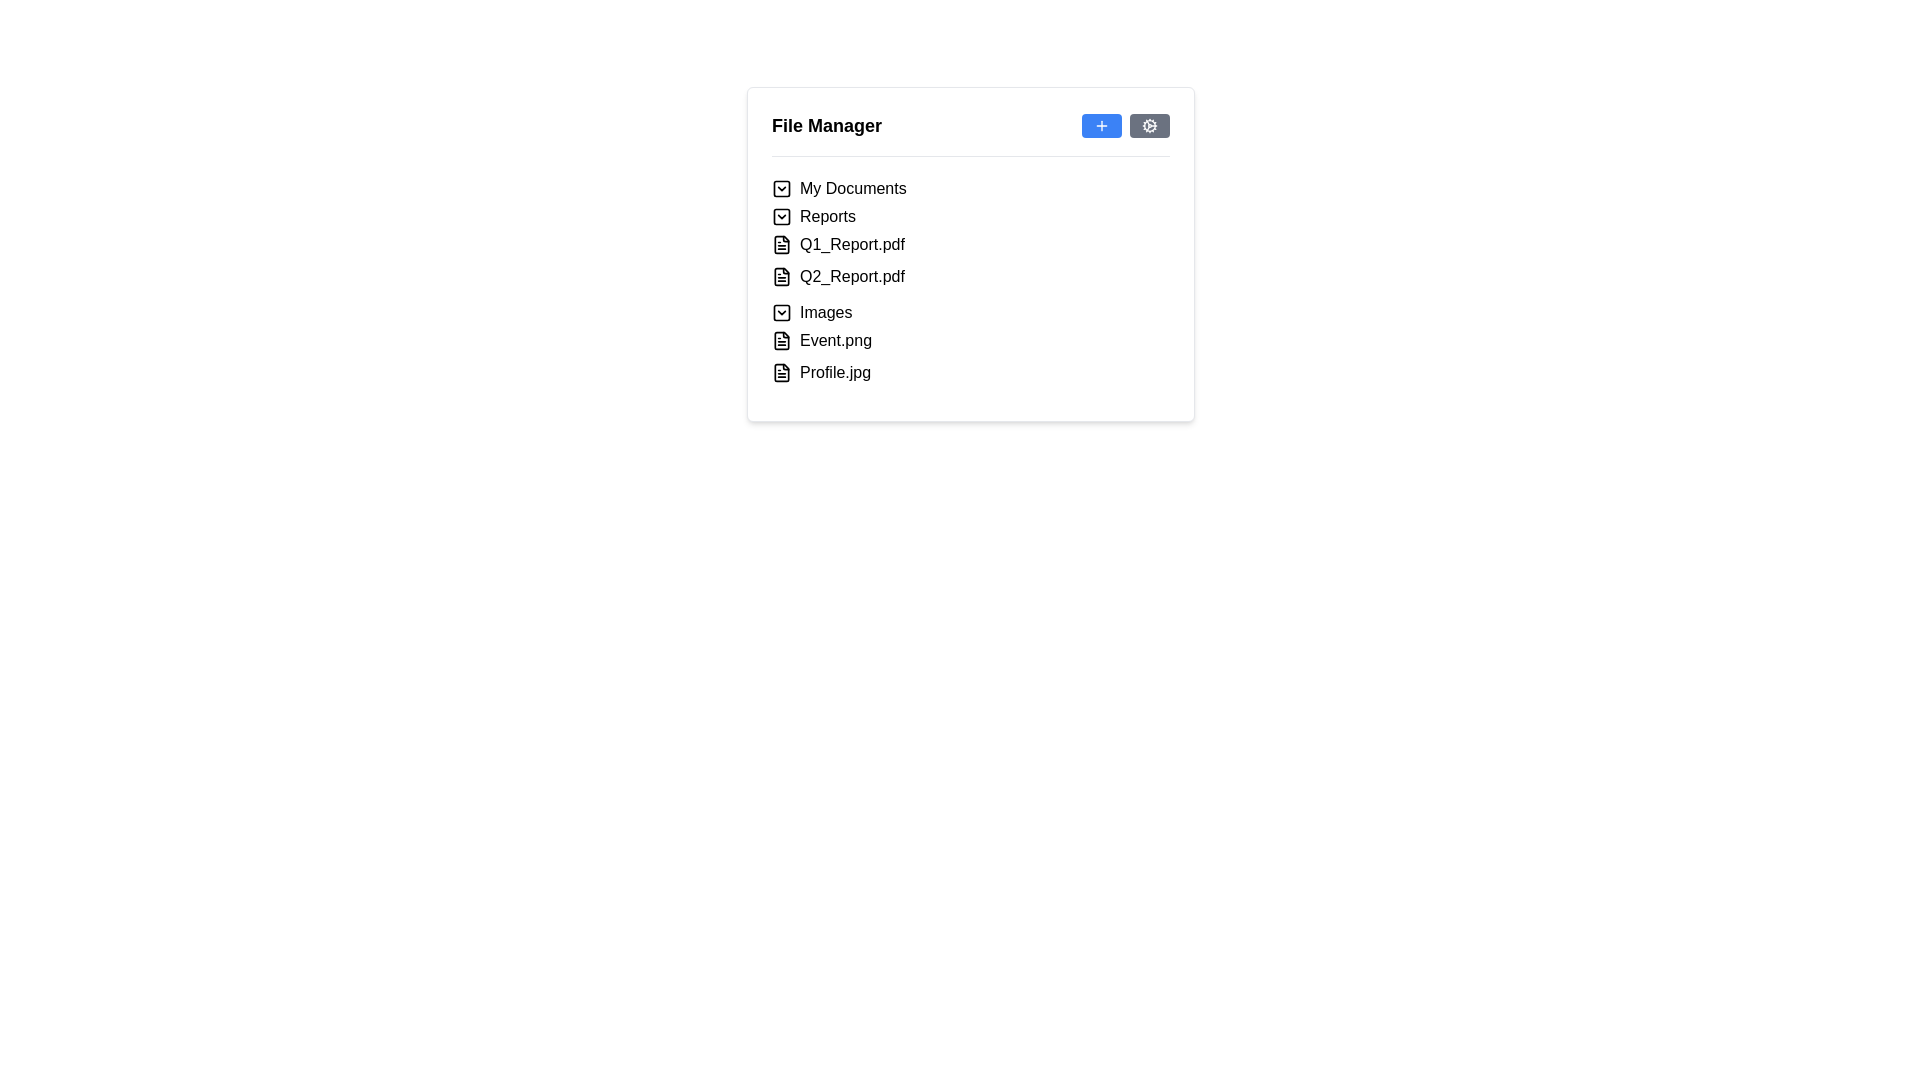 Image resolution: width=1920 pixels, height=1080 pixels. I want to click on the icon representing the 'Q1_Report.pdf' file in the File Manager interface, so click(781, 244).